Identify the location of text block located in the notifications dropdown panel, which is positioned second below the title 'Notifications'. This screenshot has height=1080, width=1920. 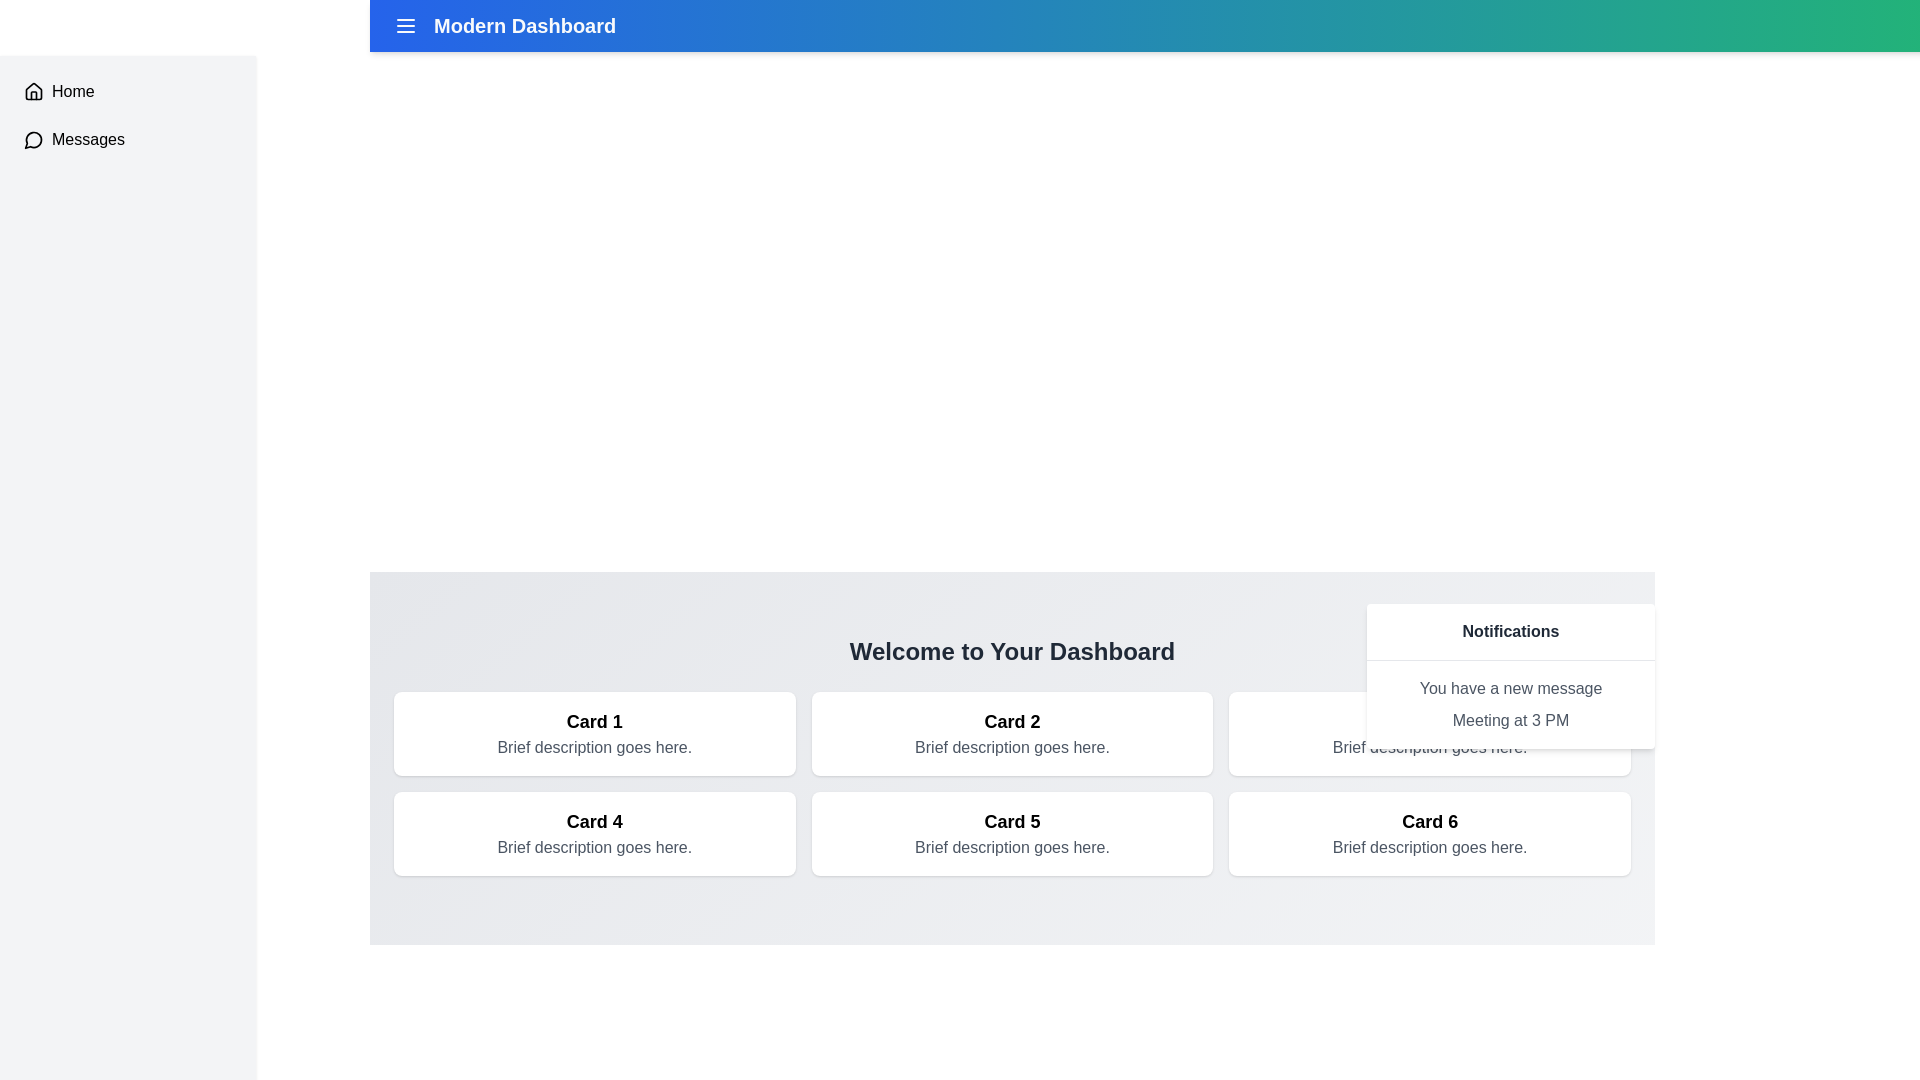
(1511, 704).